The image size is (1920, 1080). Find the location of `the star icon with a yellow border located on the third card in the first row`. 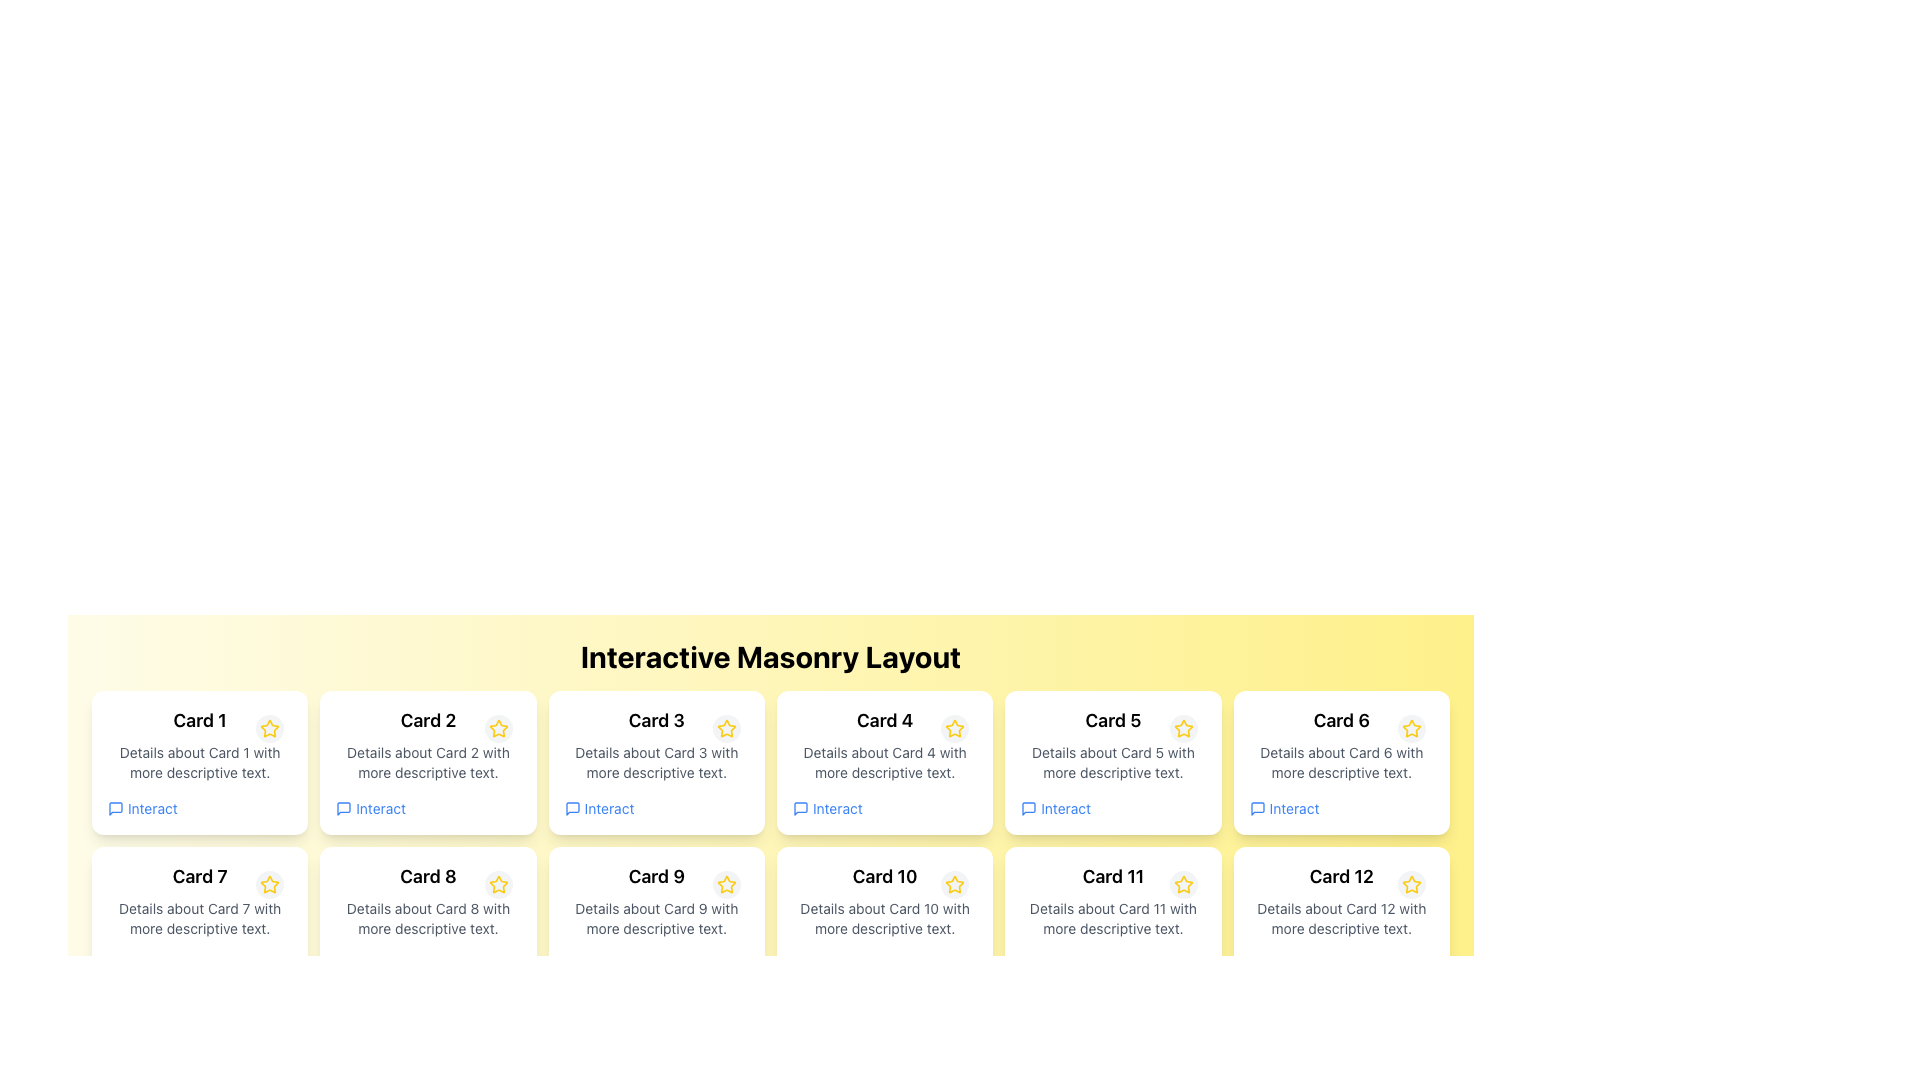

the star icon with a yellow border located on the third card in the first row is located at coordinates (725, 729).